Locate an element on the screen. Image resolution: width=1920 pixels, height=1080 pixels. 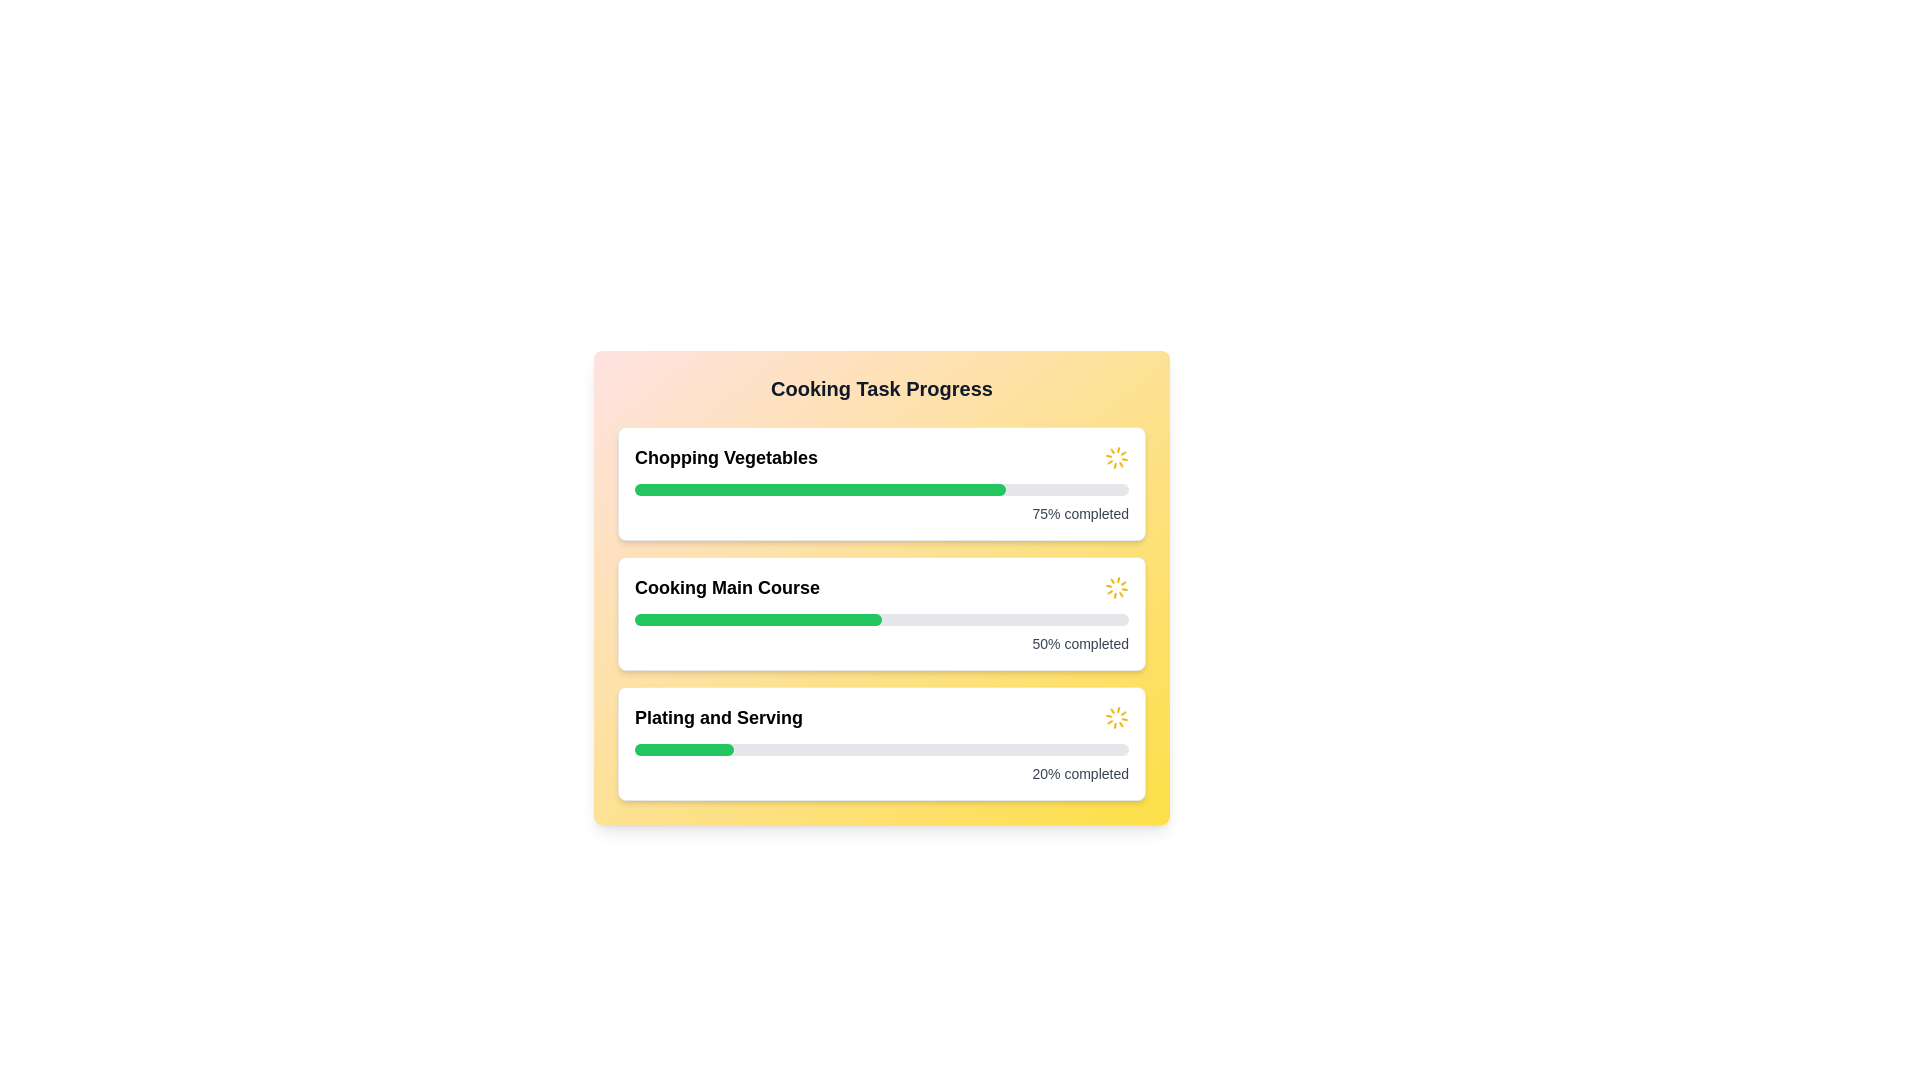
the Loading Spinner Icon, which serves as a visual indicator for ongoing progress related to the 'Cooking Main Course' task, positioned to the right of the task title is located at coordinates (1116, 586).